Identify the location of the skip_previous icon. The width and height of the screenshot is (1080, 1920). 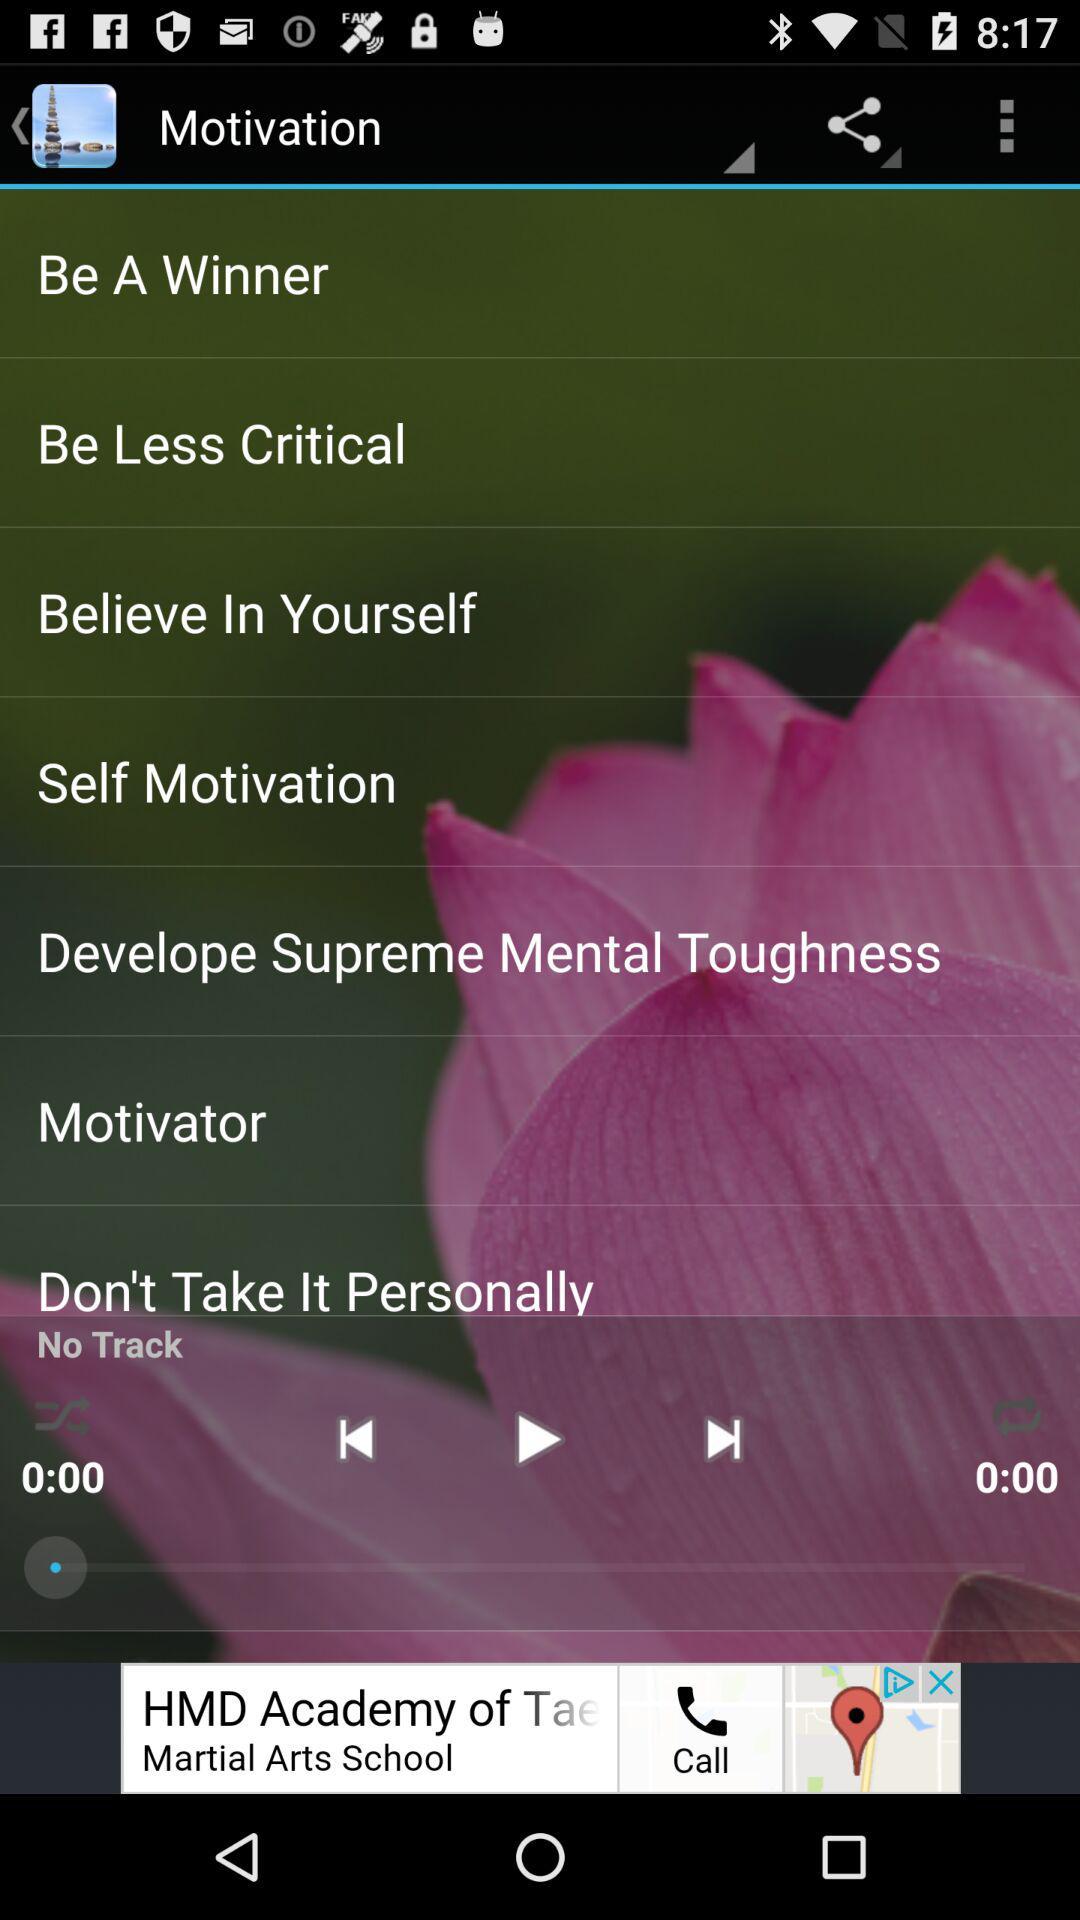
(354, 1538).